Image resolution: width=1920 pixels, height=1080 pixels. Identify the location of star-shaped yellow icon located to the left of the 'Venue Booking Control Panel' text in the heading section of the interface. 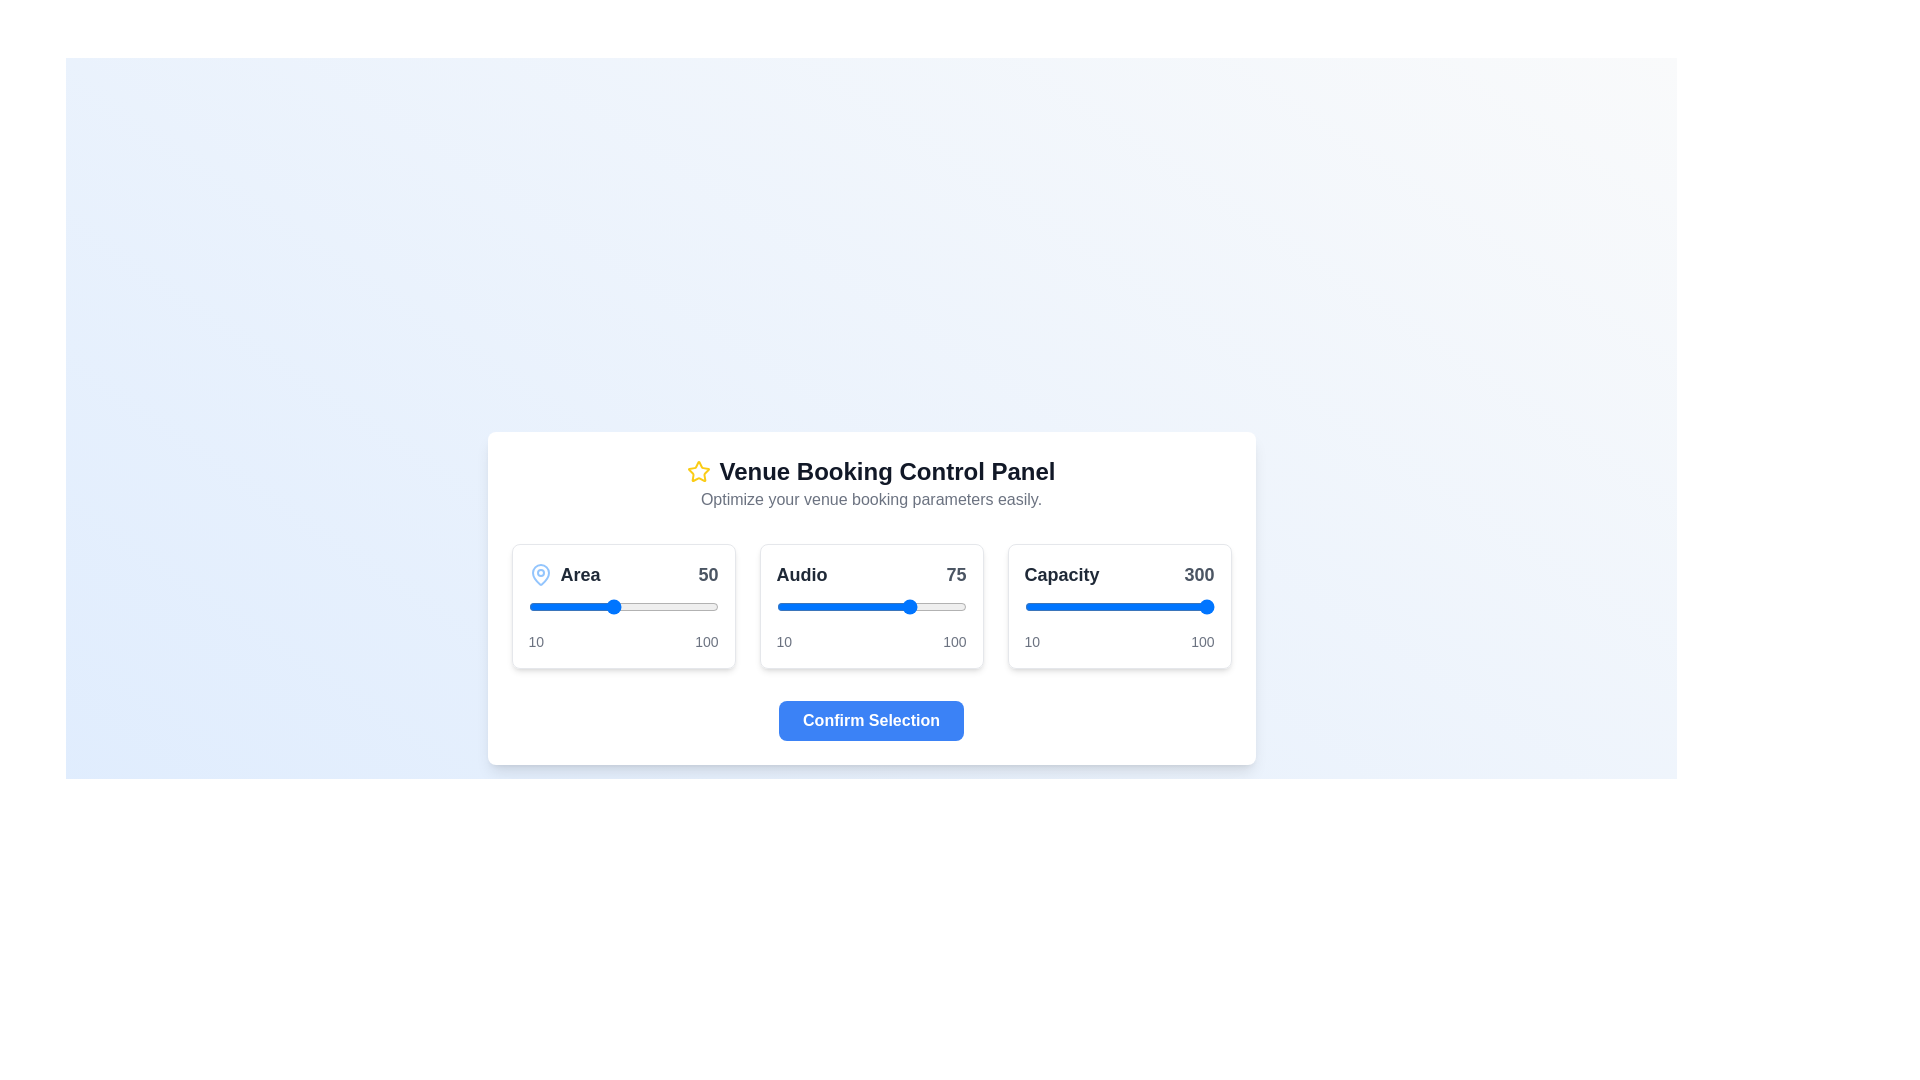
(699, 471).